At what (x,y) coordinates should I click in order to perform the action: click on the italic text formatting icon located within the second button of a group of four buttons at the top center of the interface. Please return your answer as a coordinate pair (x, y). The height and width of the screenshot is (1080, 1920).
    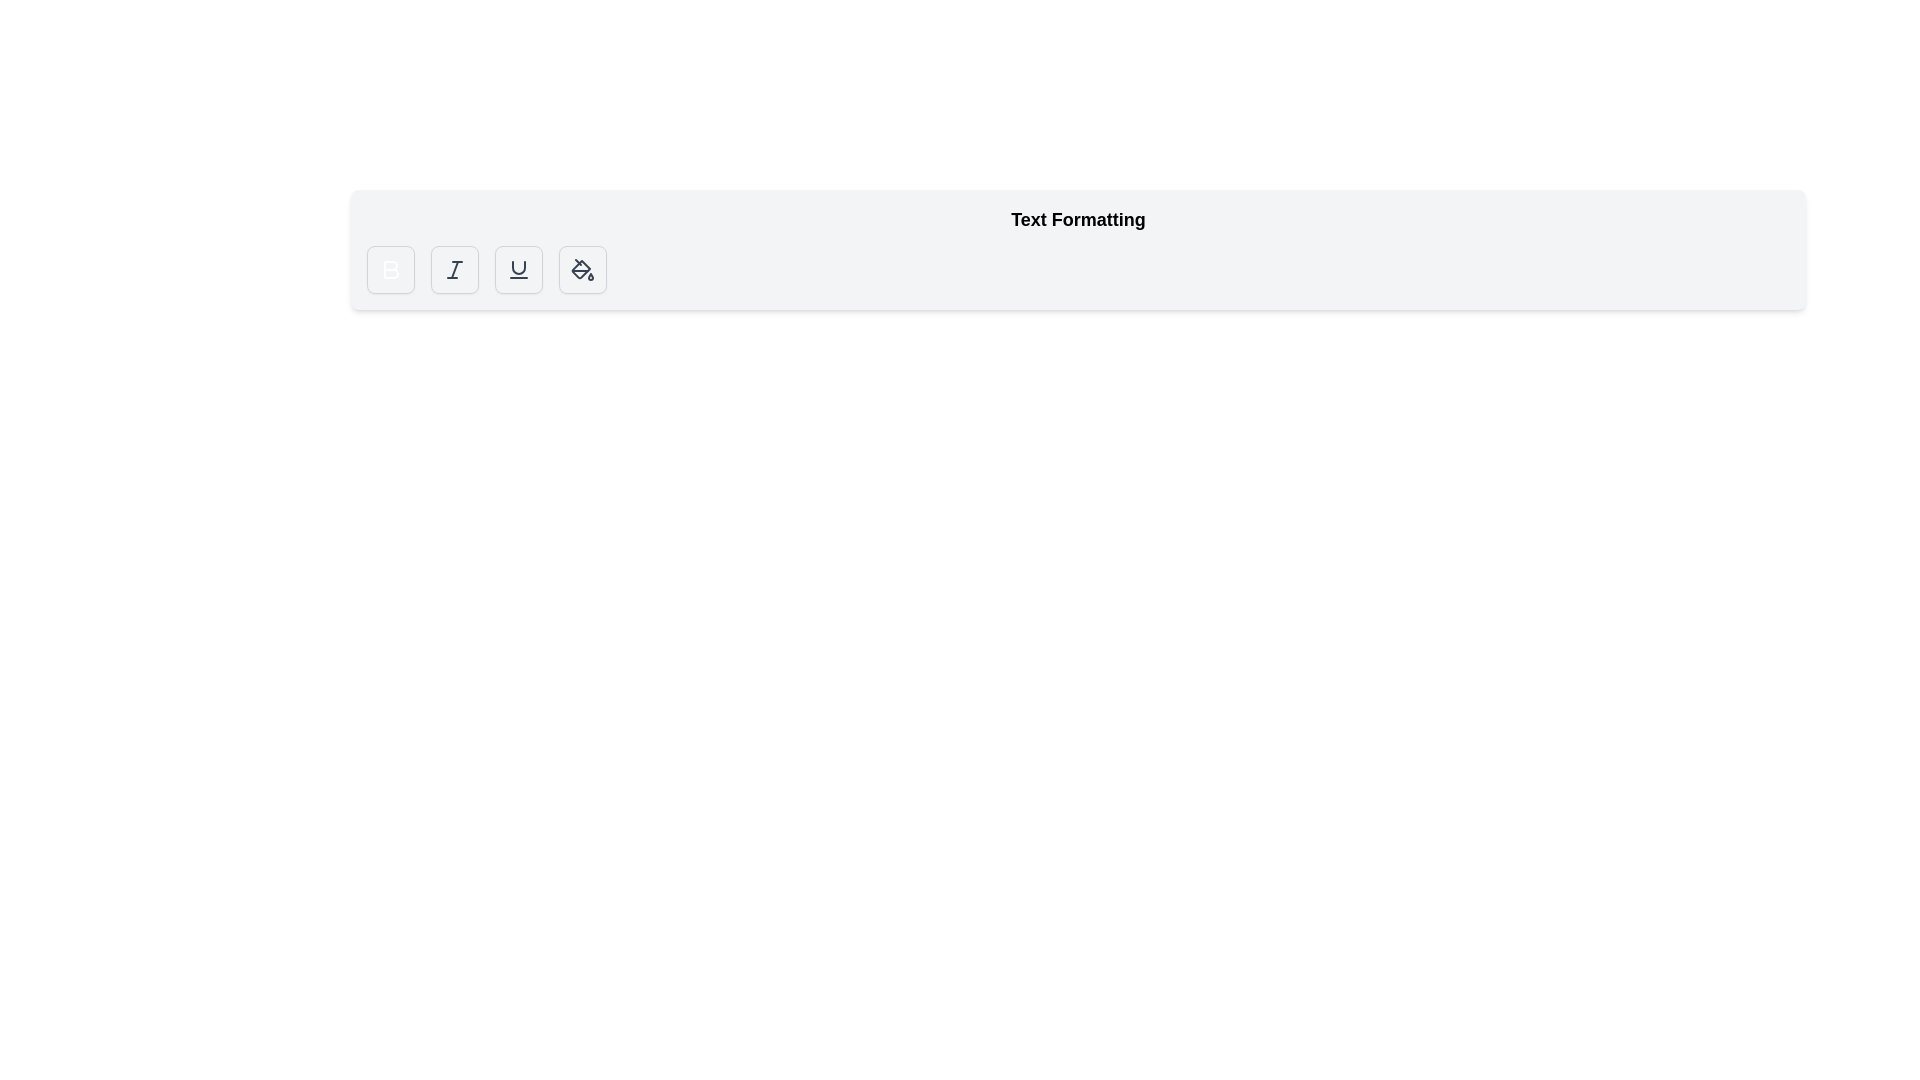
    Looking at the image, I should click on (454, 270).